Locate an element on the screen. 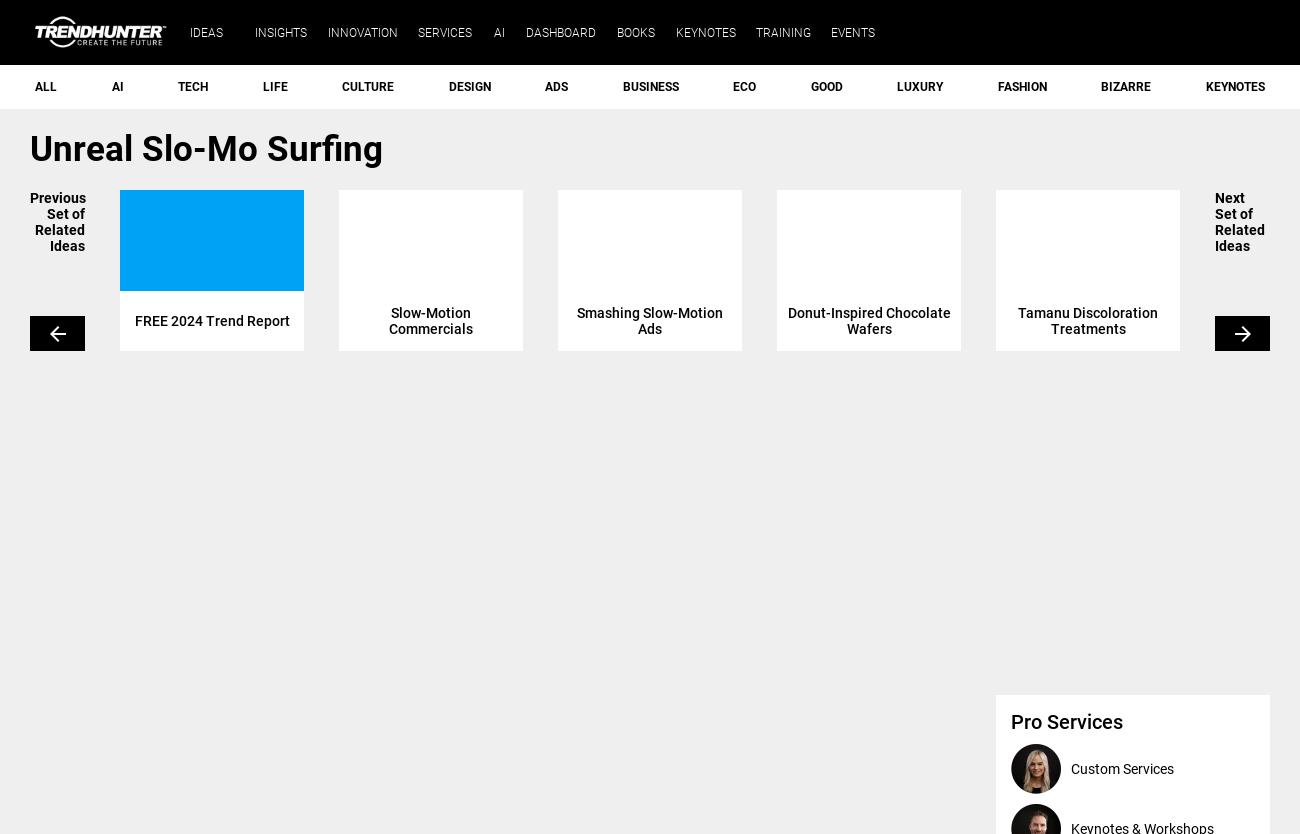 Image resolution: width=1300 pixels, height=834 pixels. 'Business' is located at coordinates (650, 85).